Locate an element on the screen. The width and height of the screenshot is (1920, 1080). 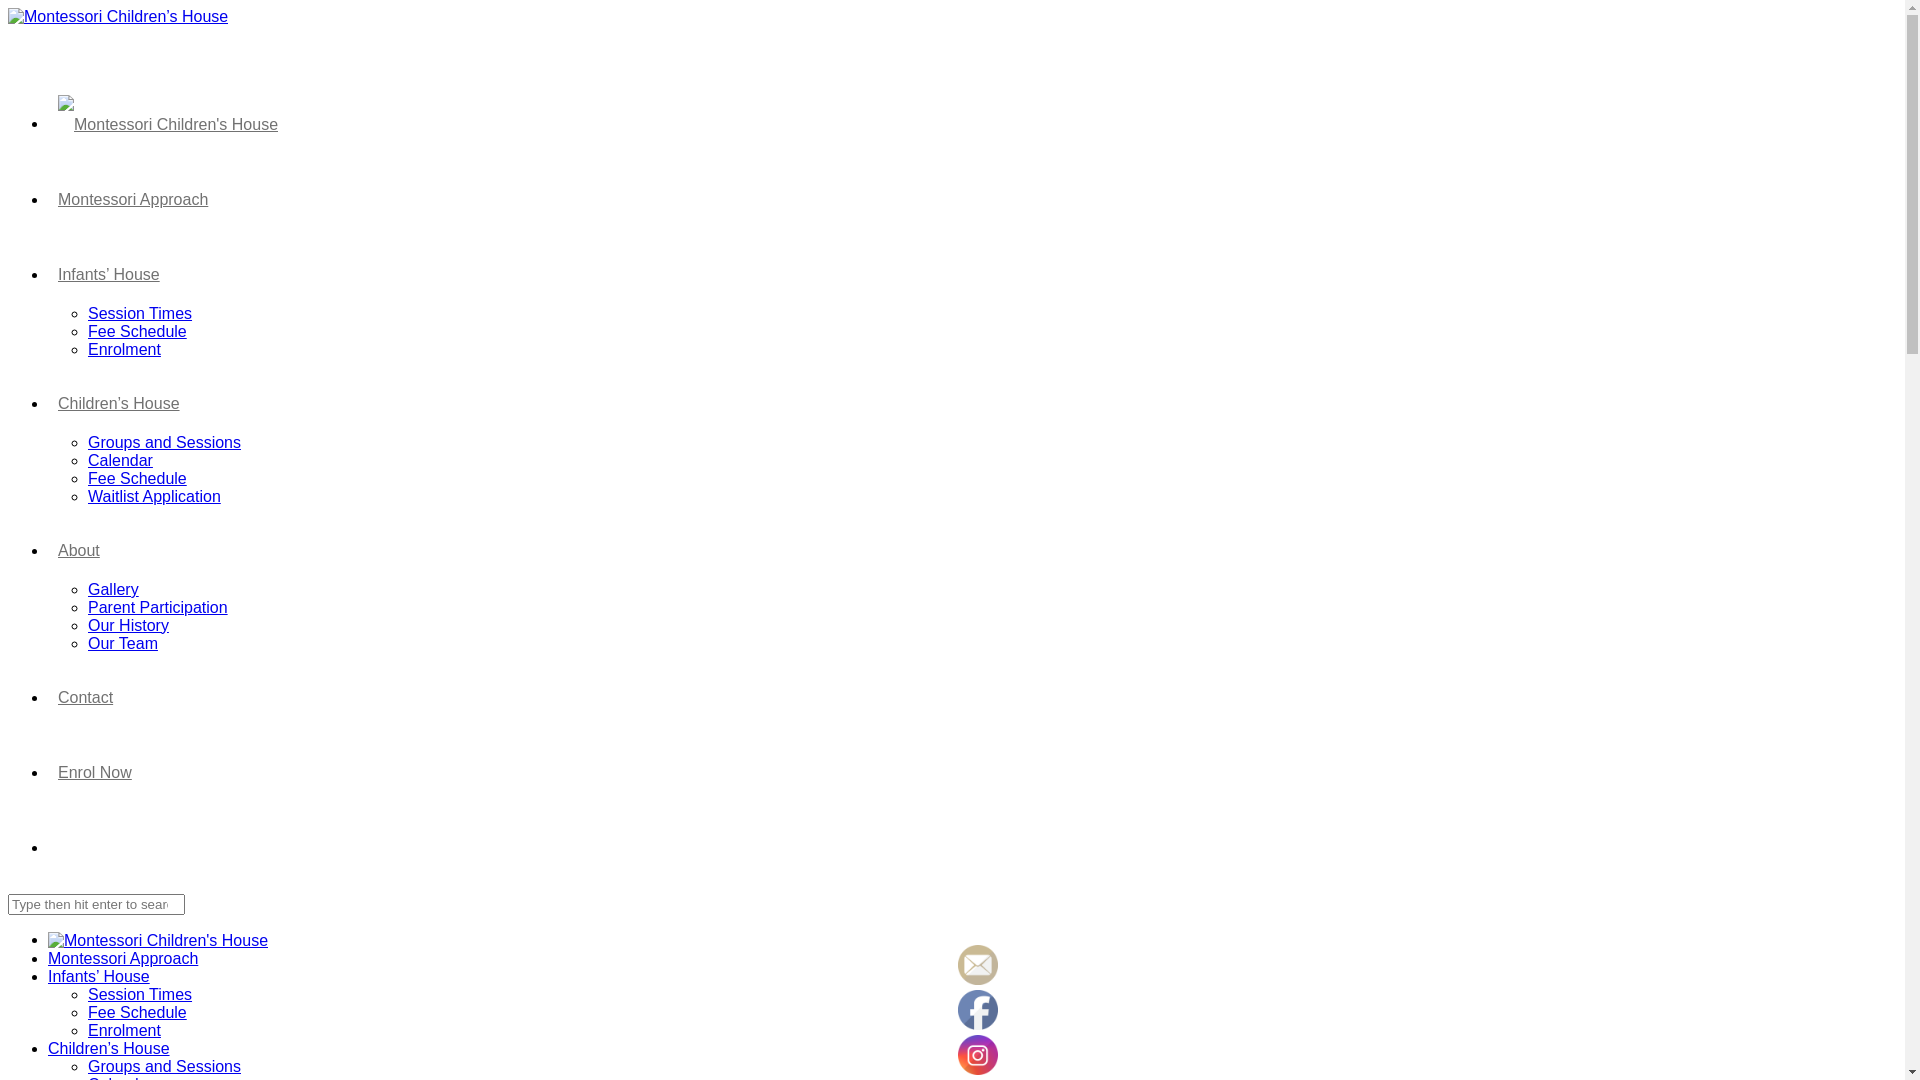
'Our History' is located at coordinates (127, 624).